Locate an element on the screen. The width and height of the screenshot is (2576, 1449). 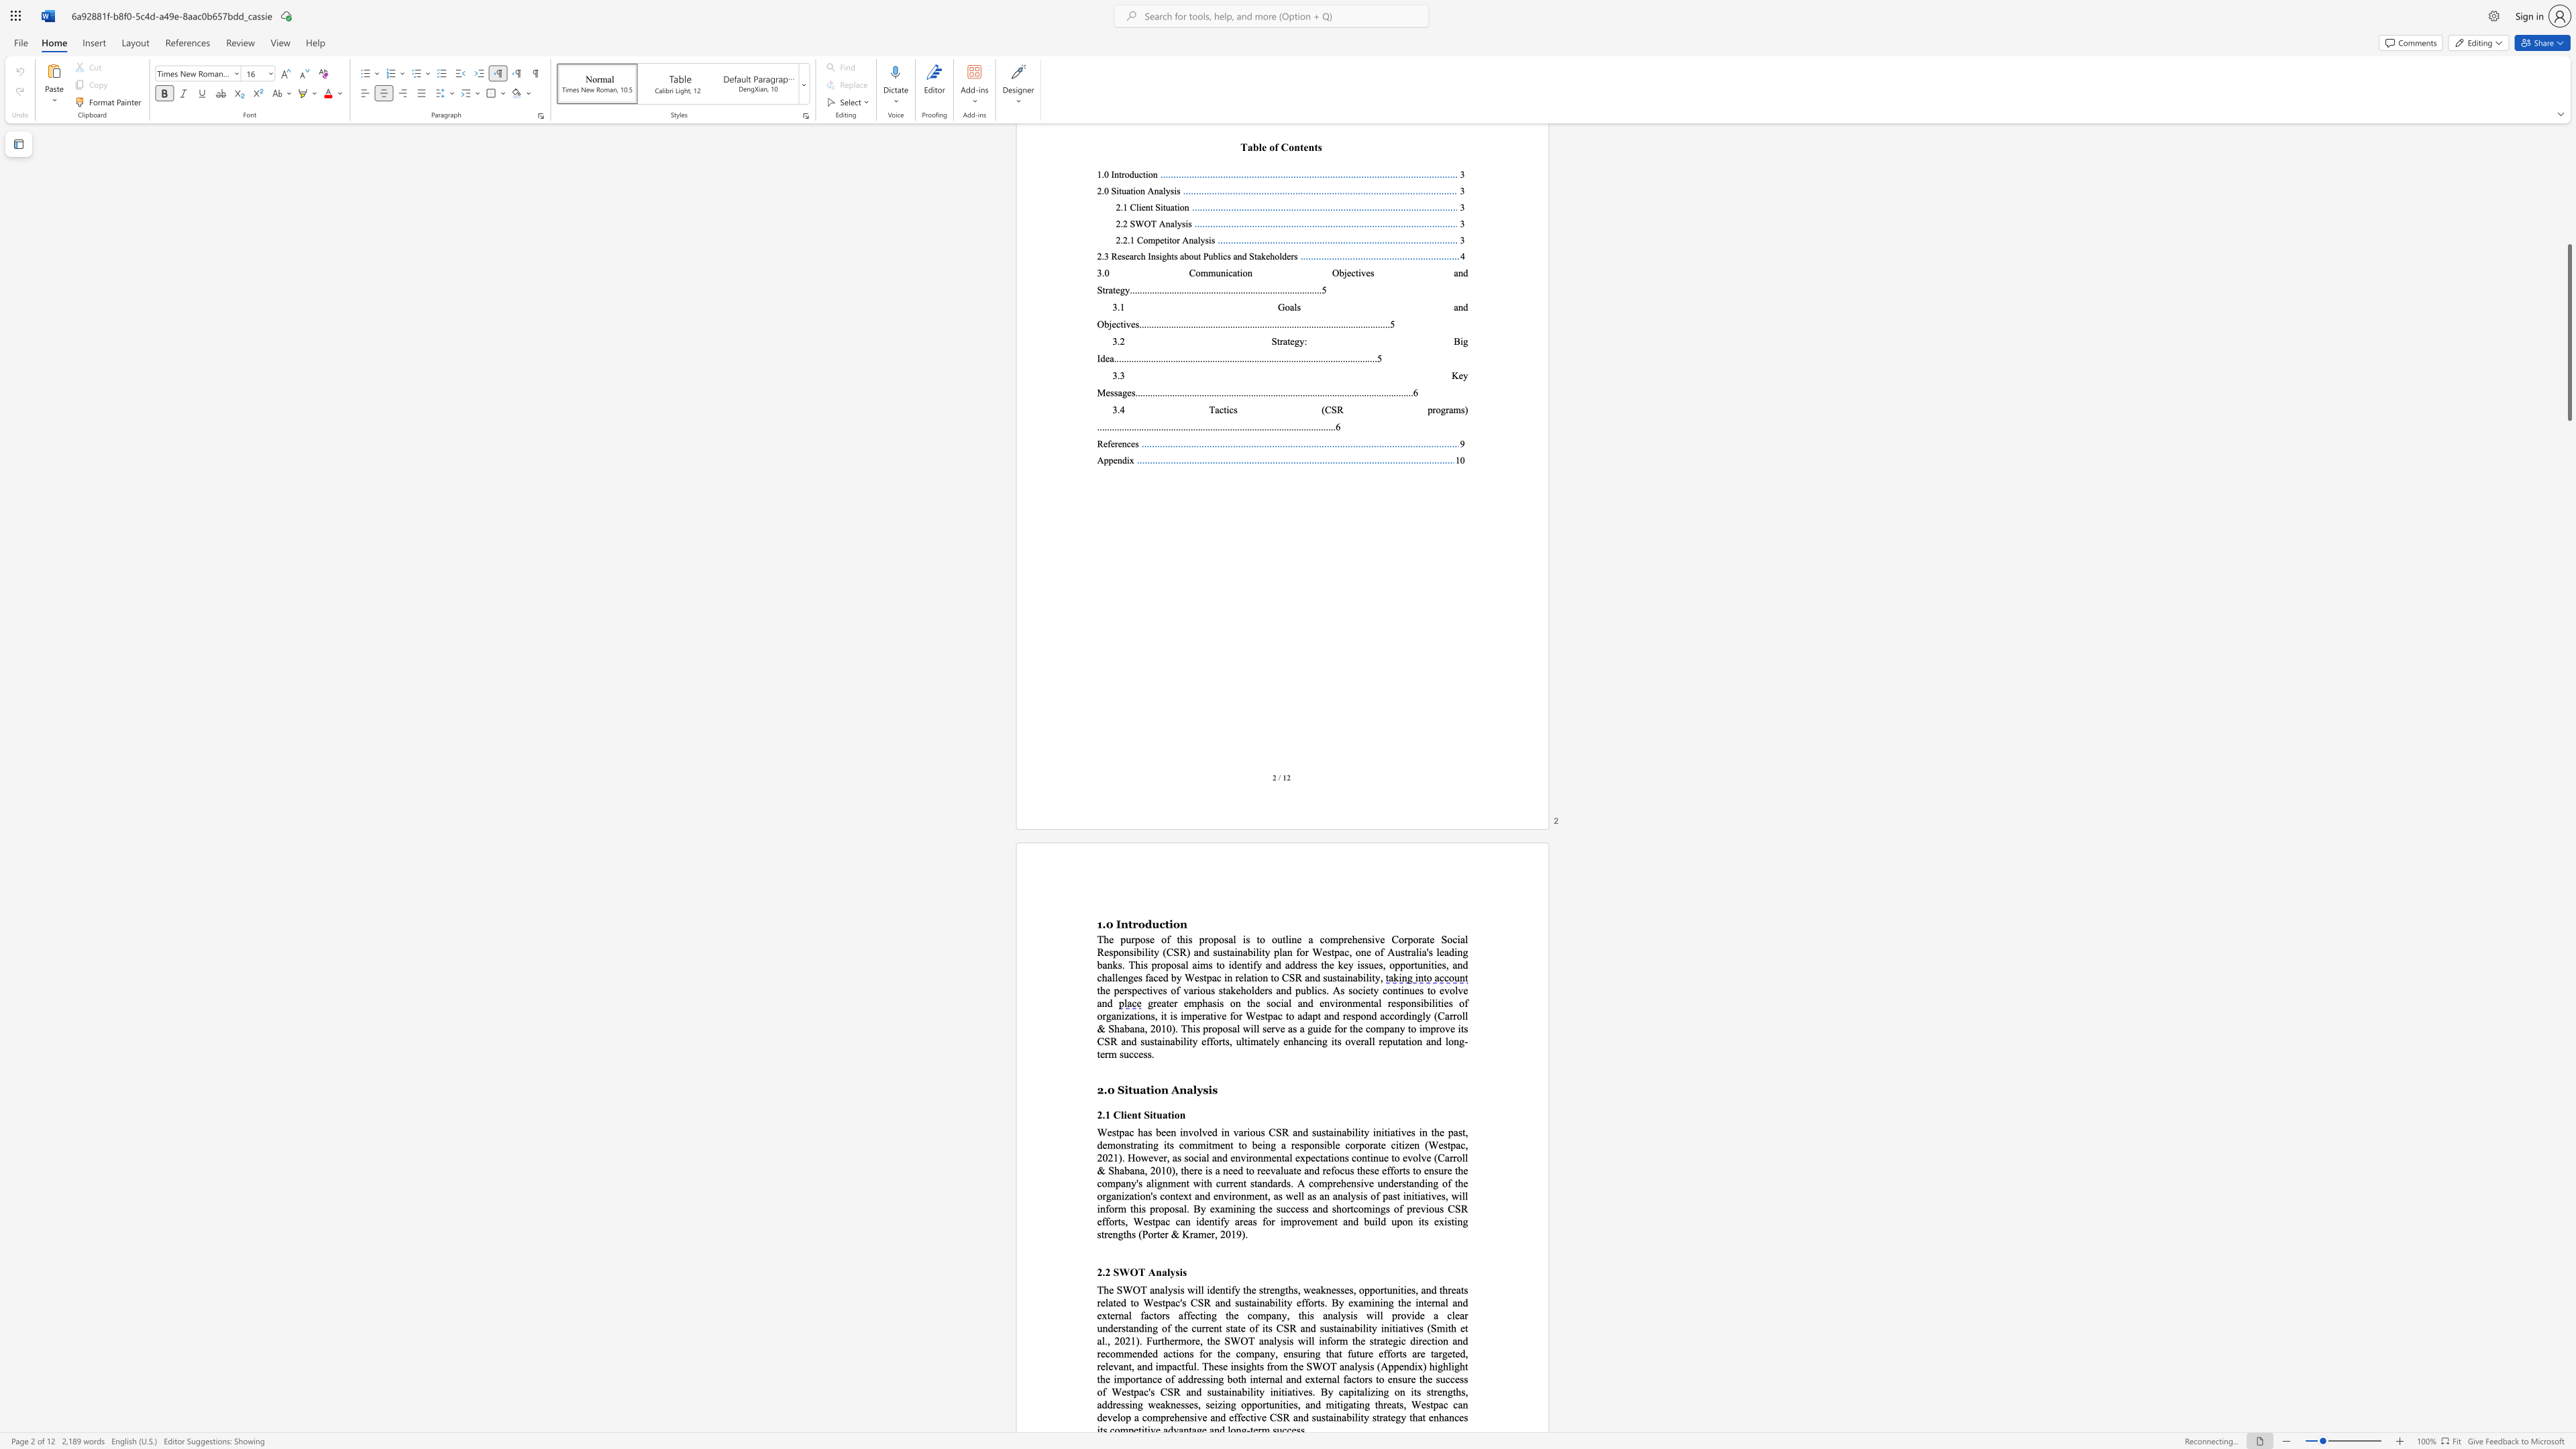
the 1th character "p" in the text is located at coordinates (1157, 1222).